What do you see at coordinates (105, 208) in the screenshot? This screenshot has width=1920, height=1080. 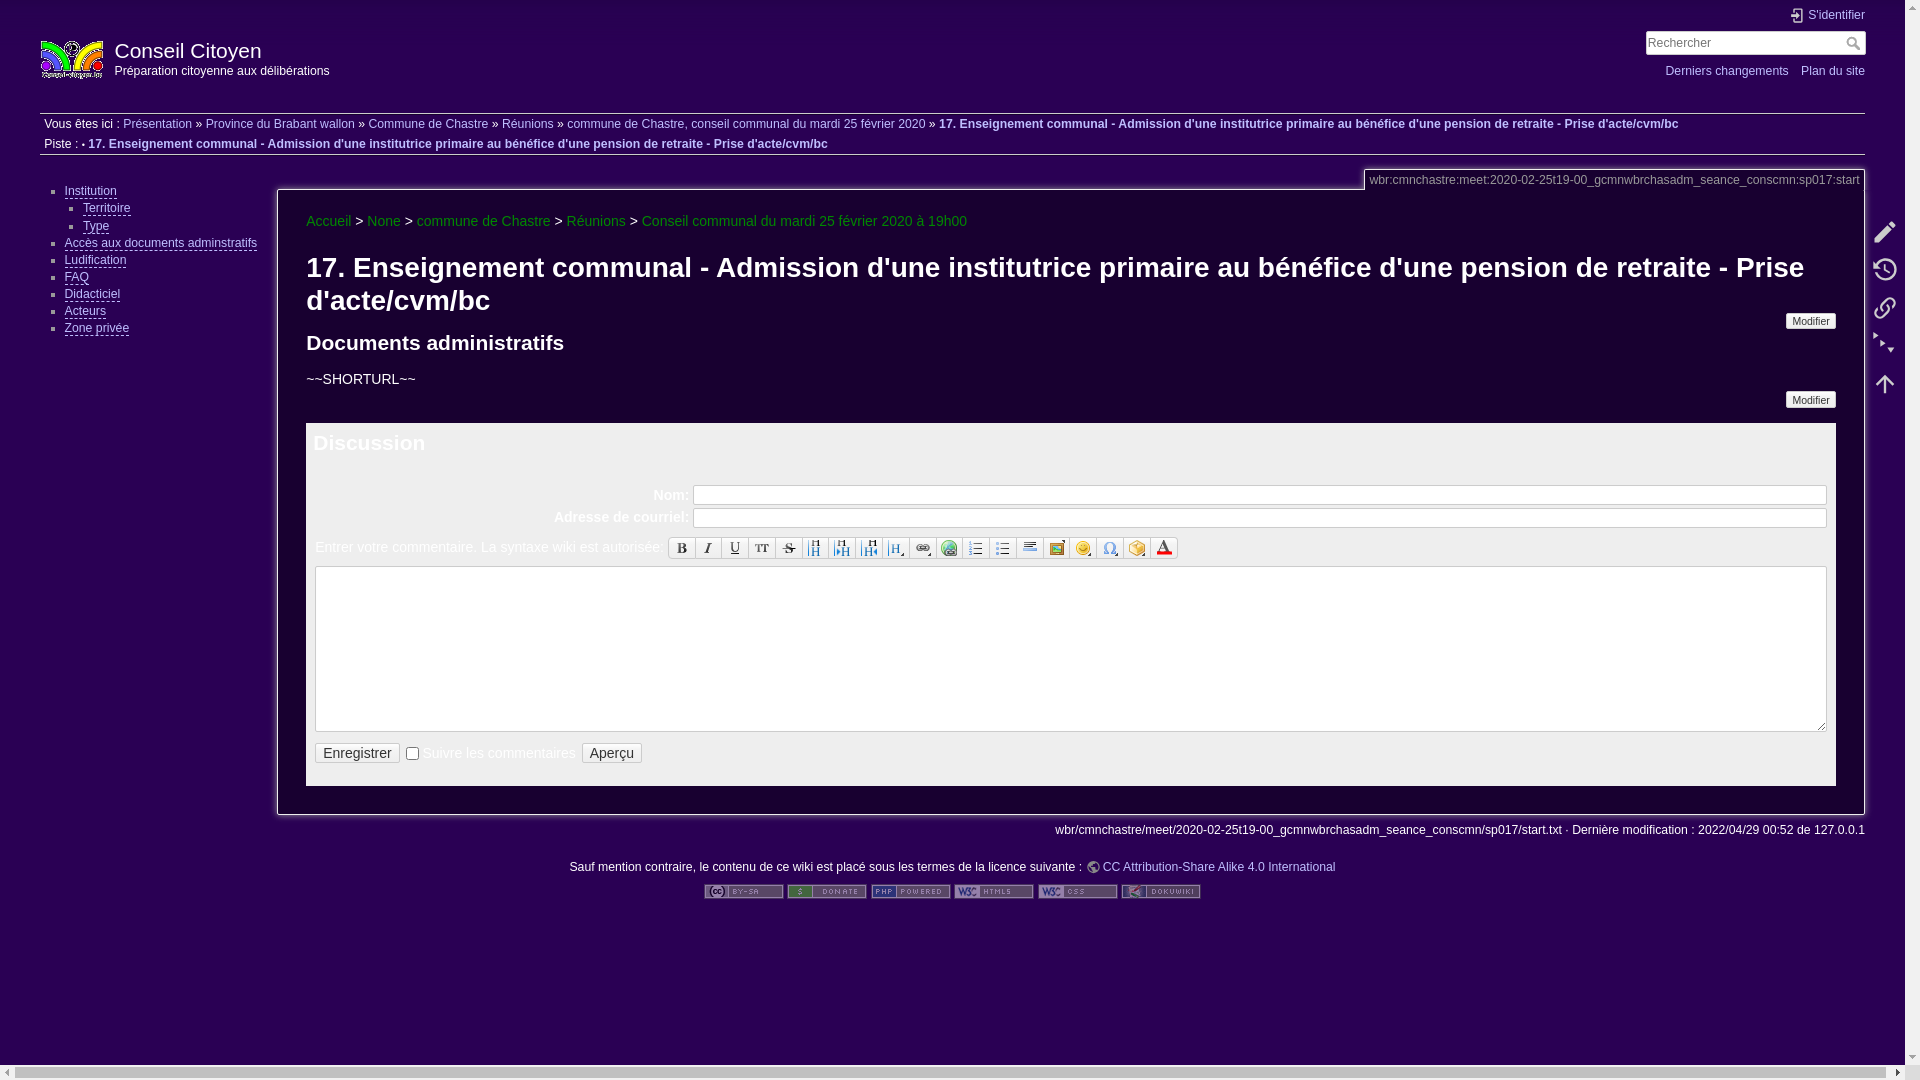 I see `'Territoire'` at bounding box center [105, 208].